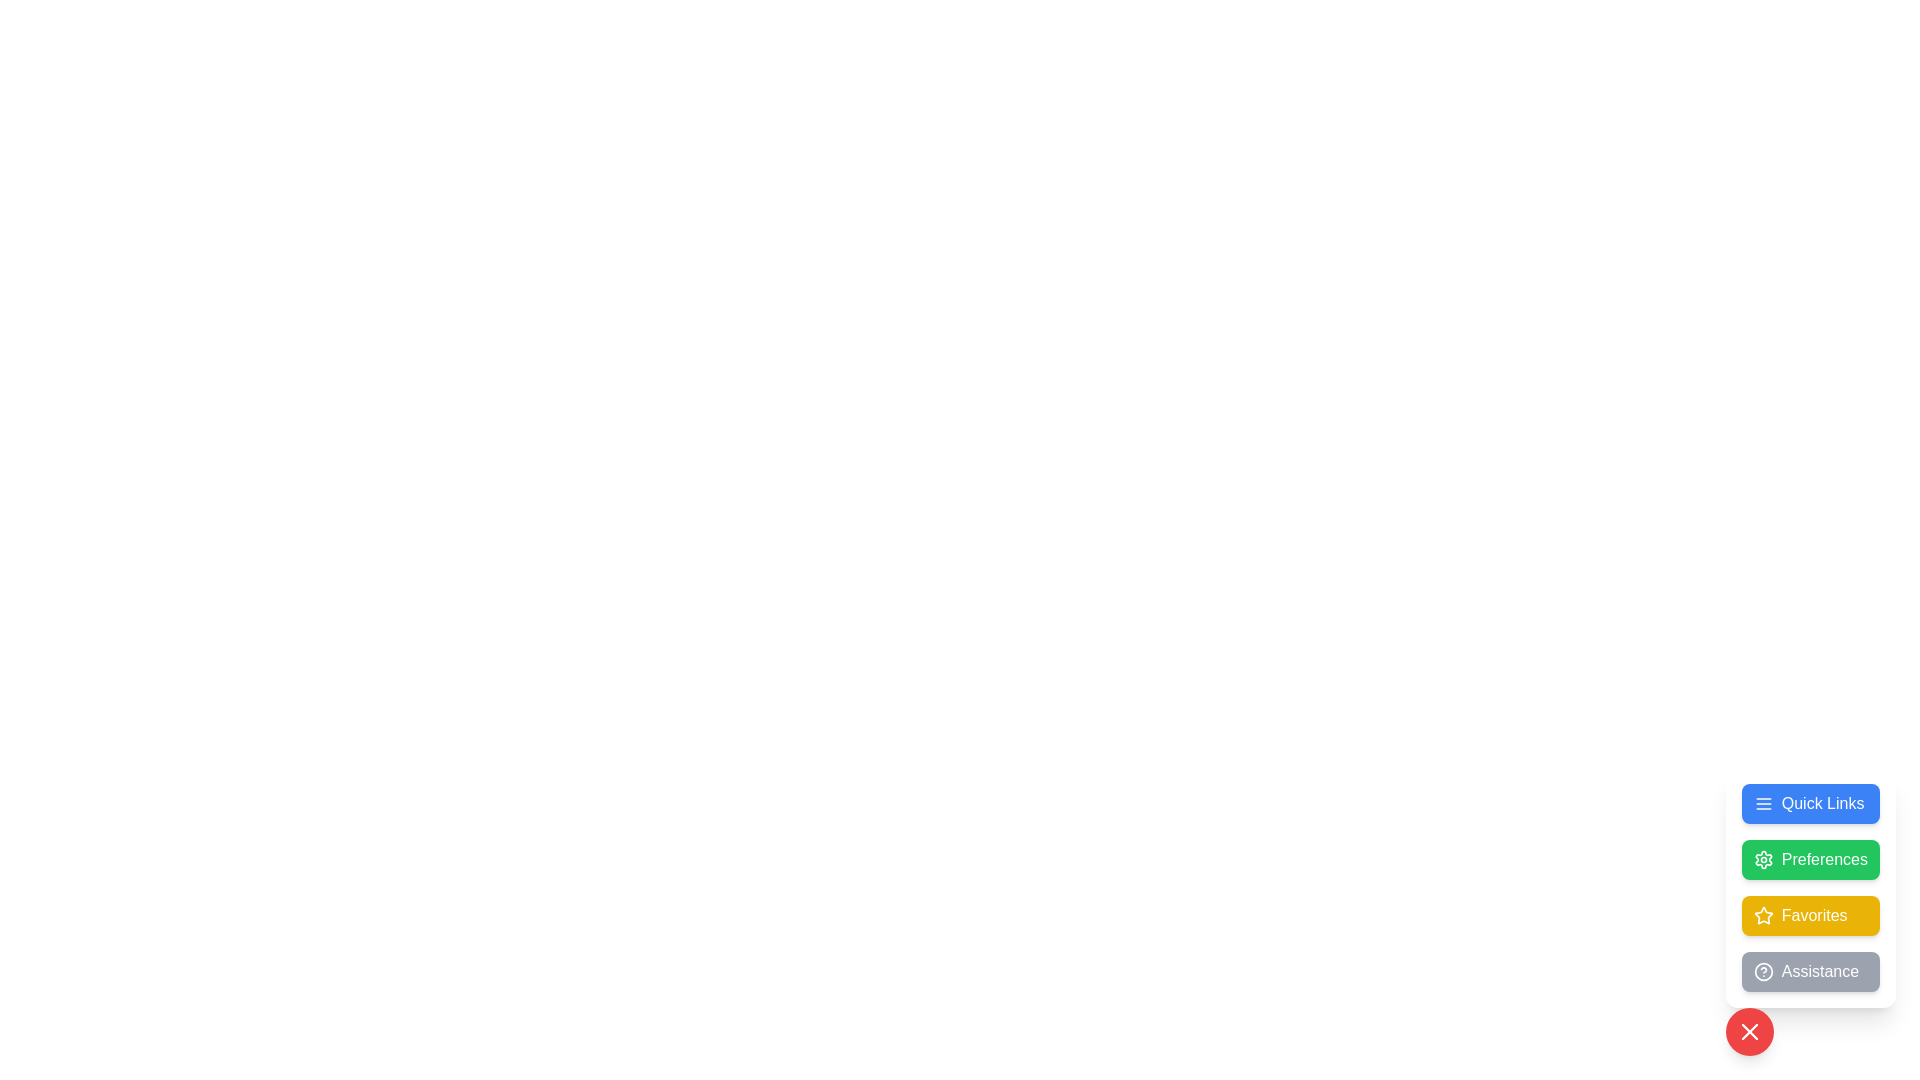 This screenshot has height=1080, width=1920. Describe the element at coordinates (1748, 1032) in the screenshot. I see `the diagonal cross icon located on the prominent red circular button at the bottom-right corner of the interface` at that location.